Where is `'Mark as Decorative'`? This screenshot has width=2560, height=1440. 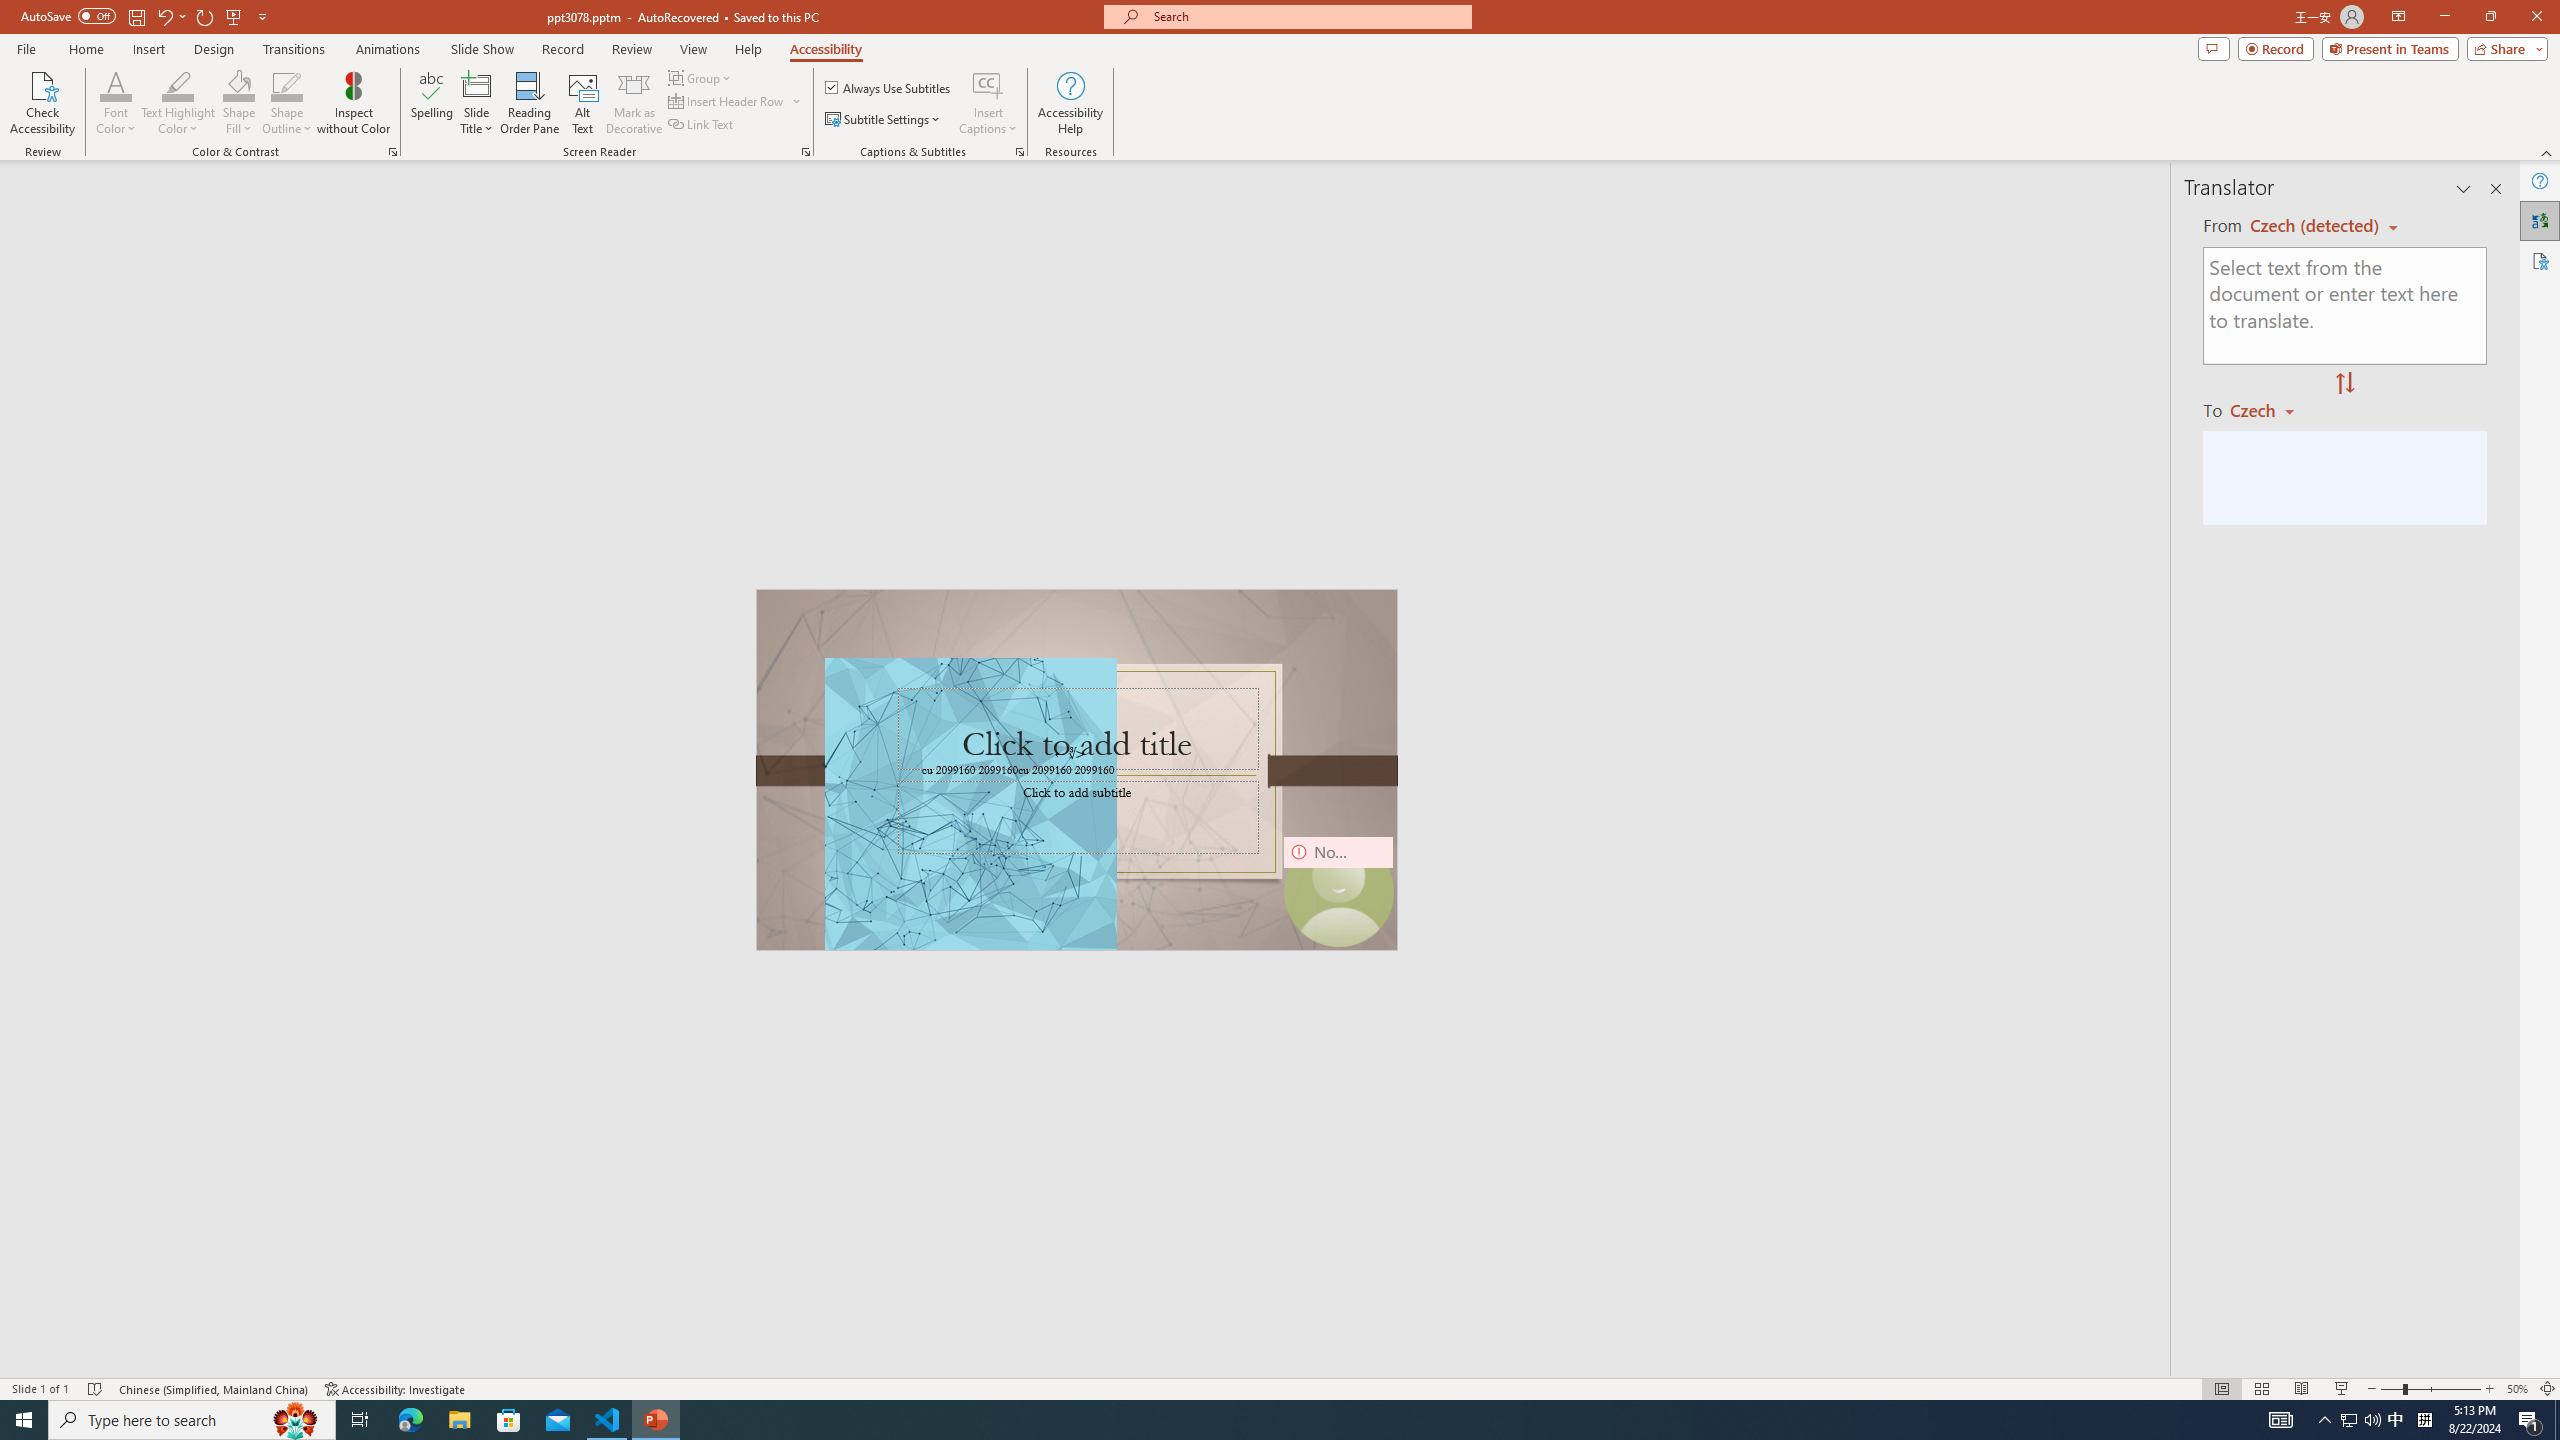
'Mark as Decorative' is located at coordinates (633, 103).